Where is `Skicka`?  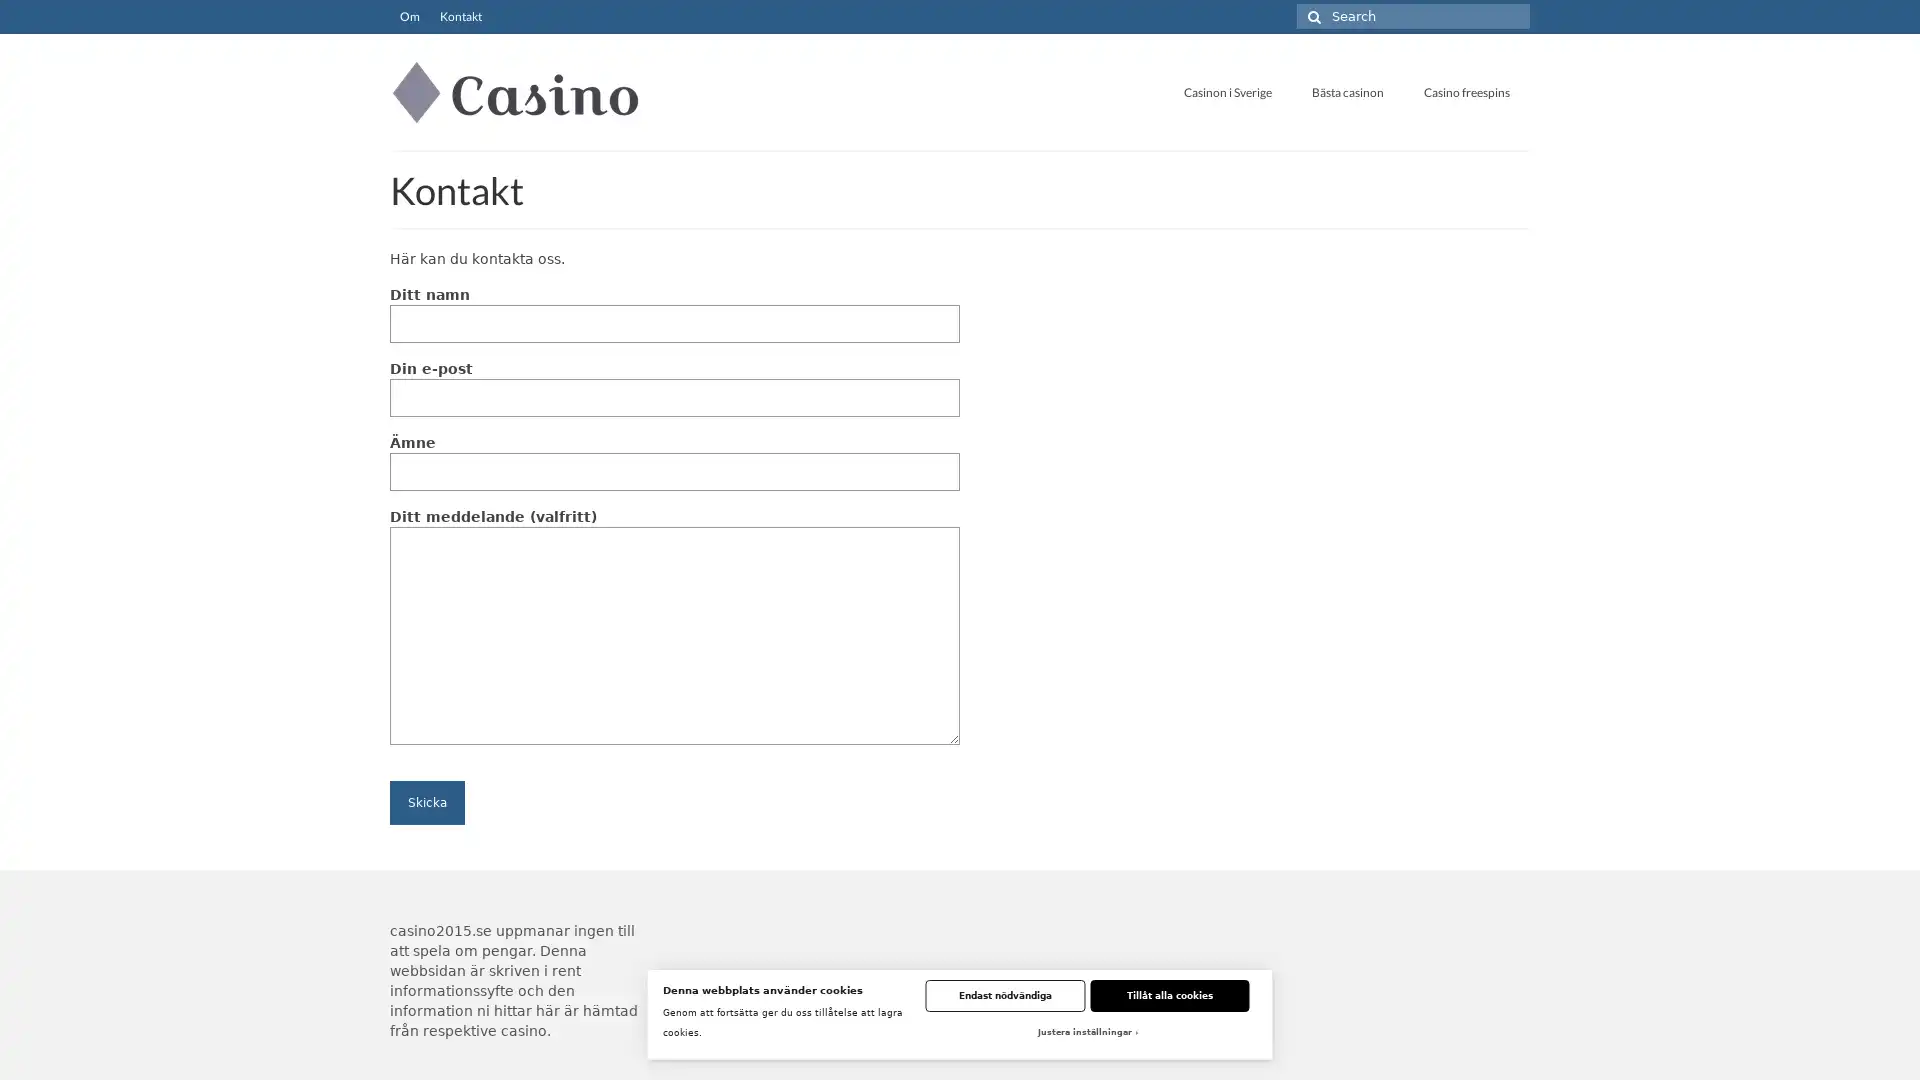 Skicka is located at coordinates (426, 801).